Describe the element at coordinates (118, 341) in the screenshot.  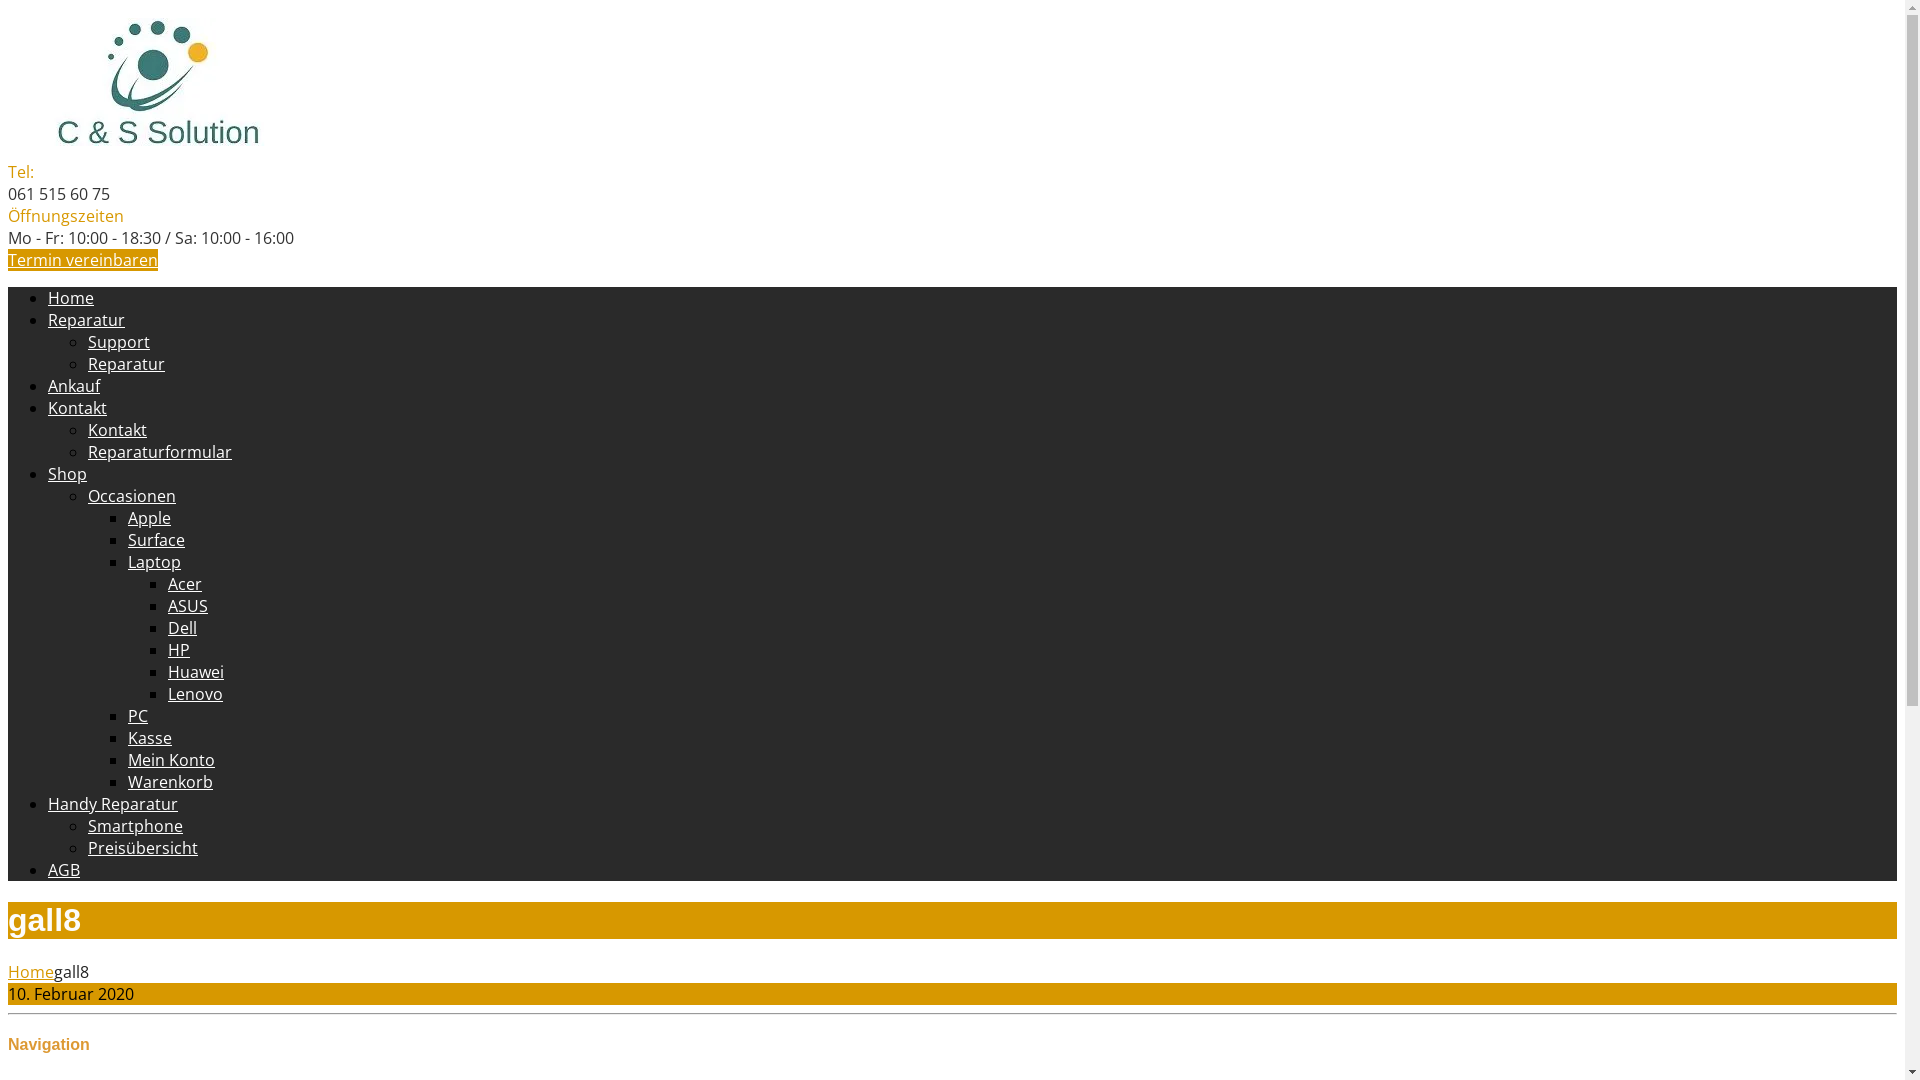
I see `'Support'` at that location.